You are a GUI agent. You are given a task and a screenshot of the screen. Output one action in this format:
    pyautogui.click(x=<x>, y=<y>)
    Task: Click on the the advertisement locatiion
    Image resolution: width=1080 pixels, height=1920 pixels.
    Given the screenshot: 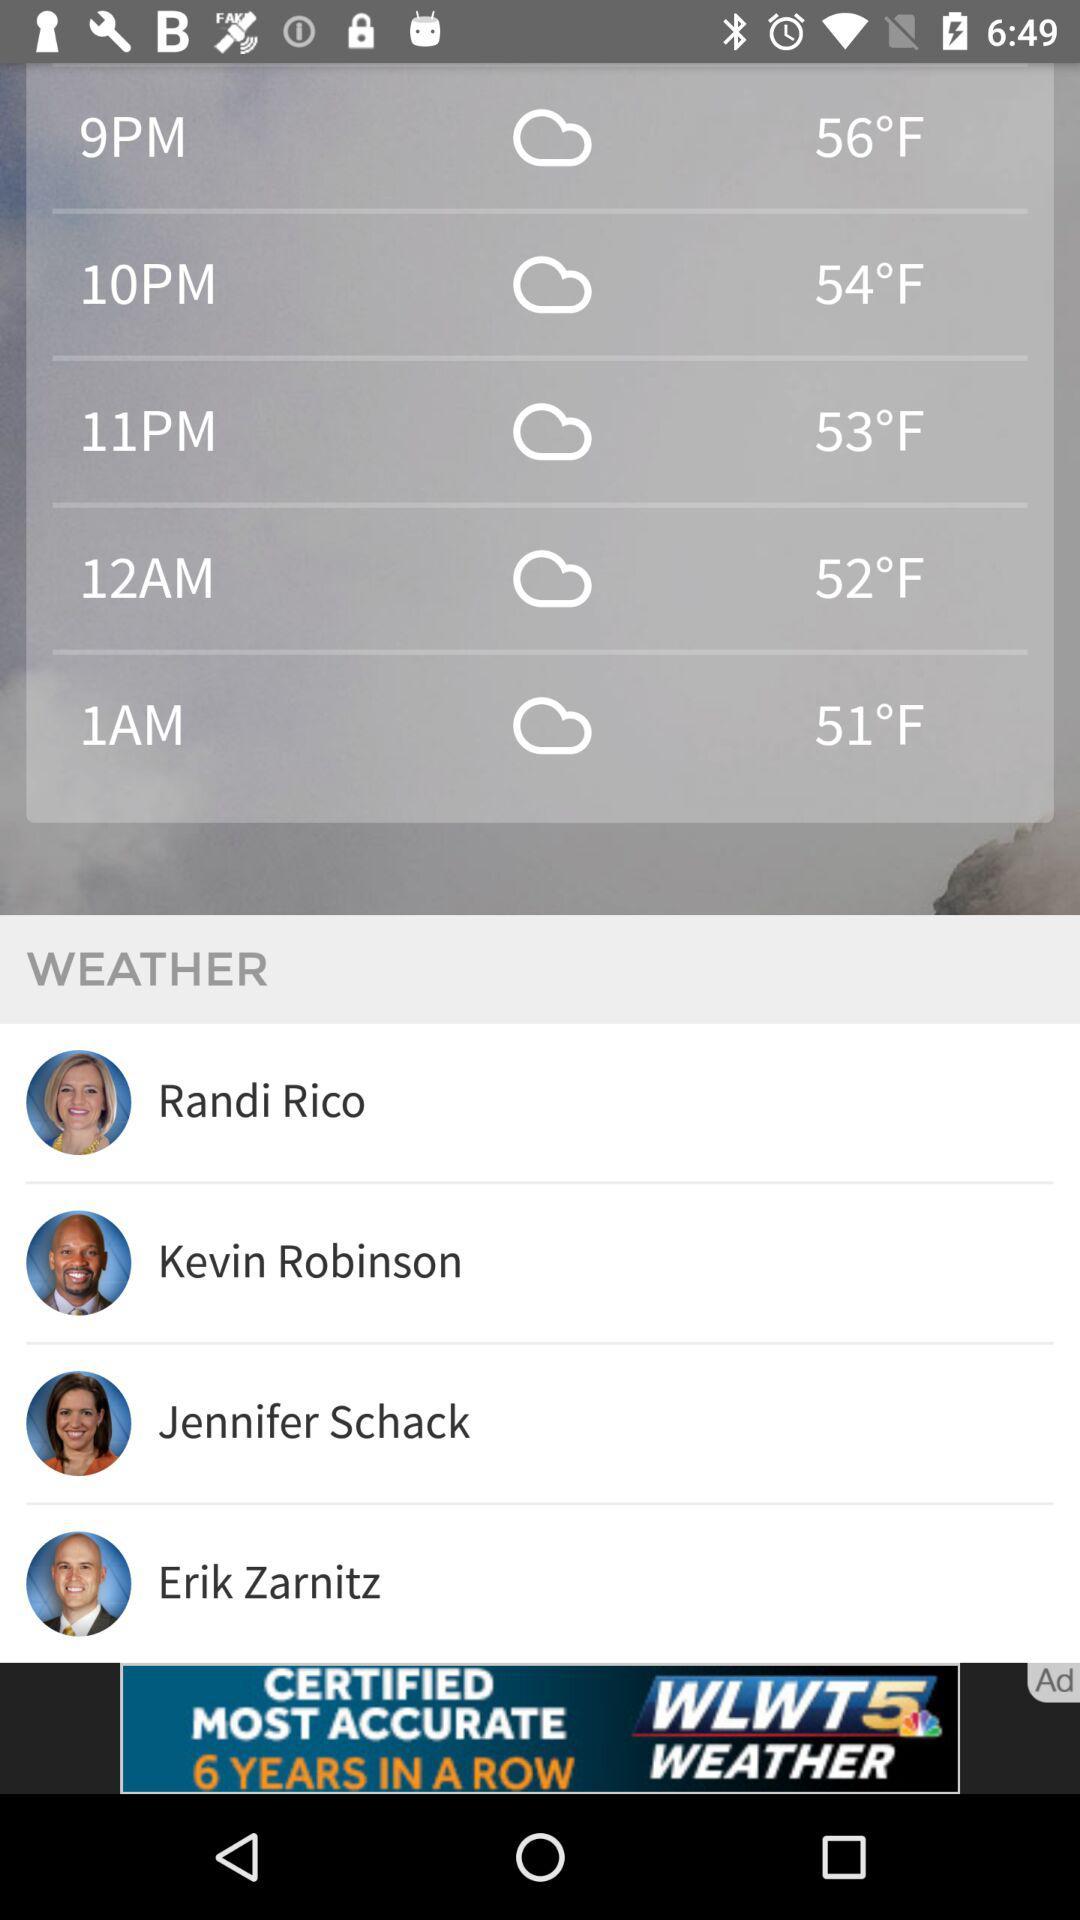 What is the action you would take?
    pyautogui.click(x=540, y=1727)
    